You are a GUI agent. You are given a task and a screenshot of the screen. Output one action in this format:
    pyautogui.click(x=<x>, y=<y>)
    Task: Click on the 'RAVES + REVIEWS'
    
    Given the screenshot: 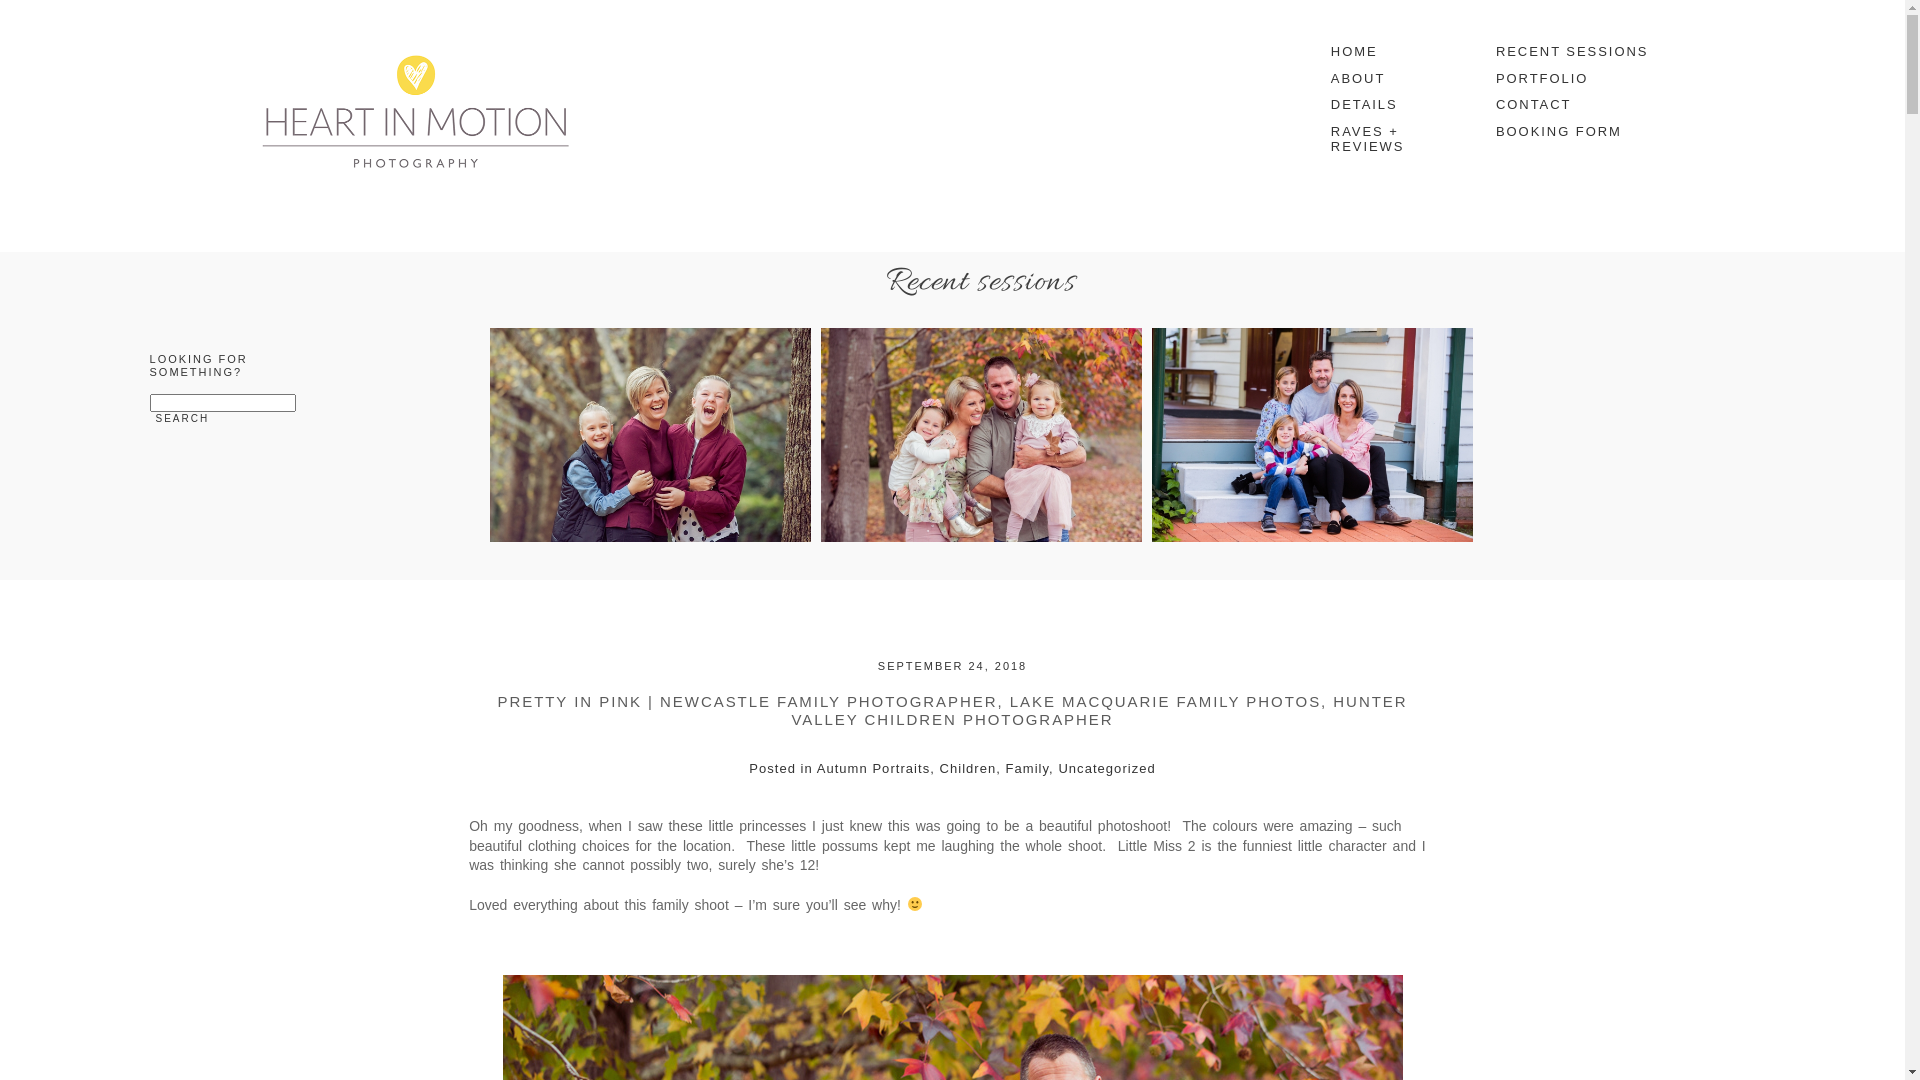 What is the action you would take?
    pyautogui.click(x=1320, y=138)
    